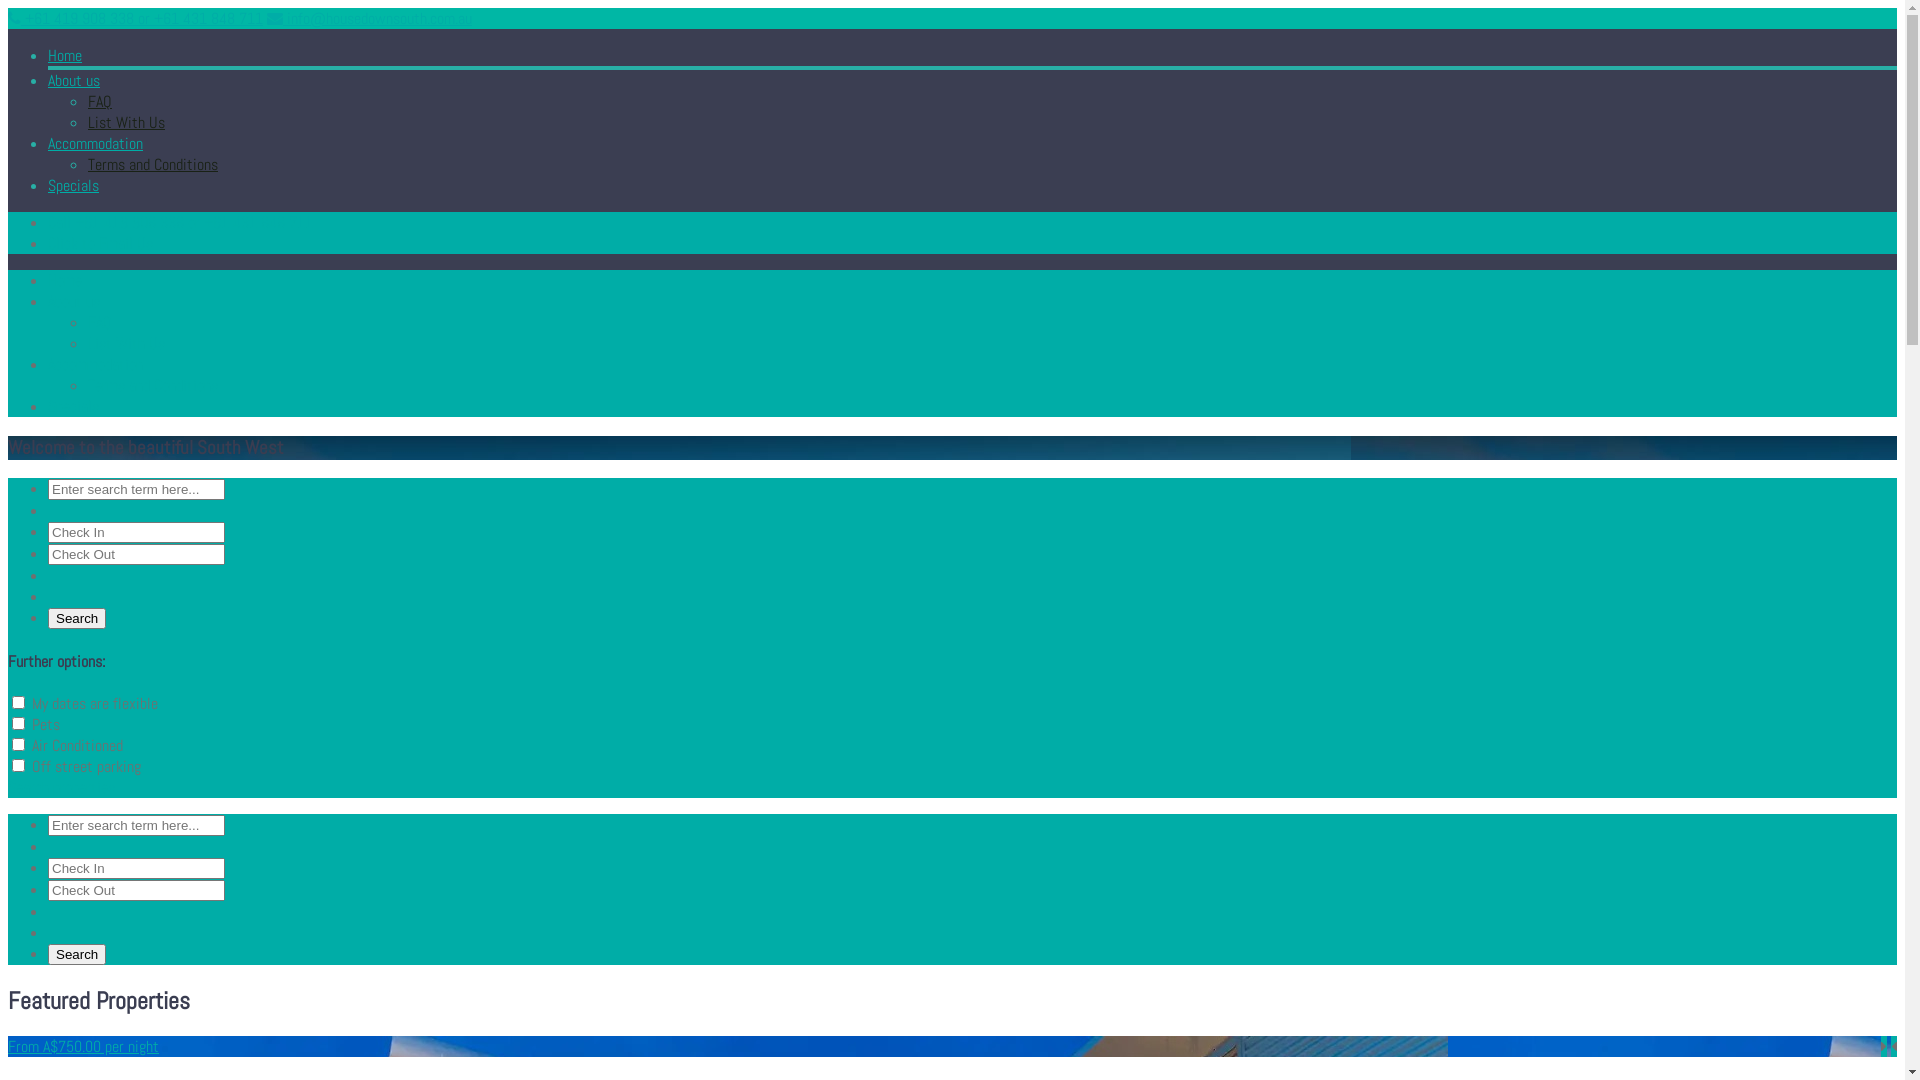  Describe the element at coordinates (65, 54) in the screenshot. I see `'Home'` at that location.